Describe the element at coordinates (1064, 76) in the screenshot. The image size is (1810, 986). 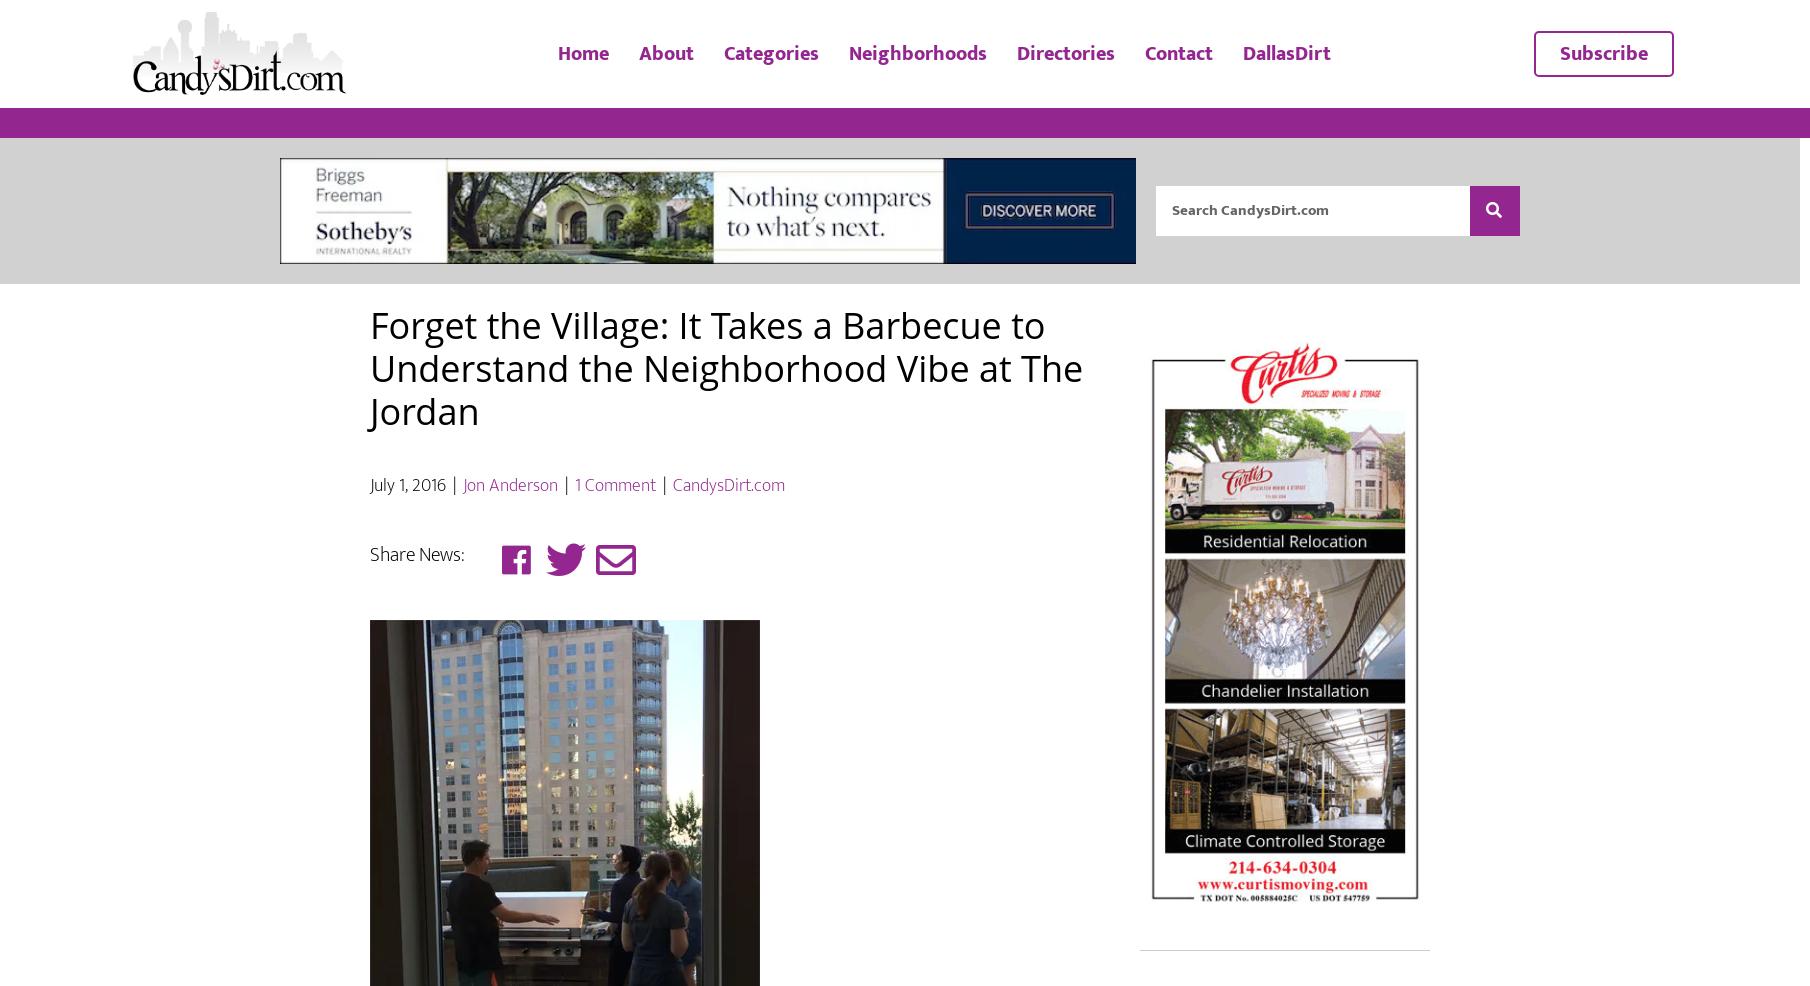
I see `'Directories'` at that location.